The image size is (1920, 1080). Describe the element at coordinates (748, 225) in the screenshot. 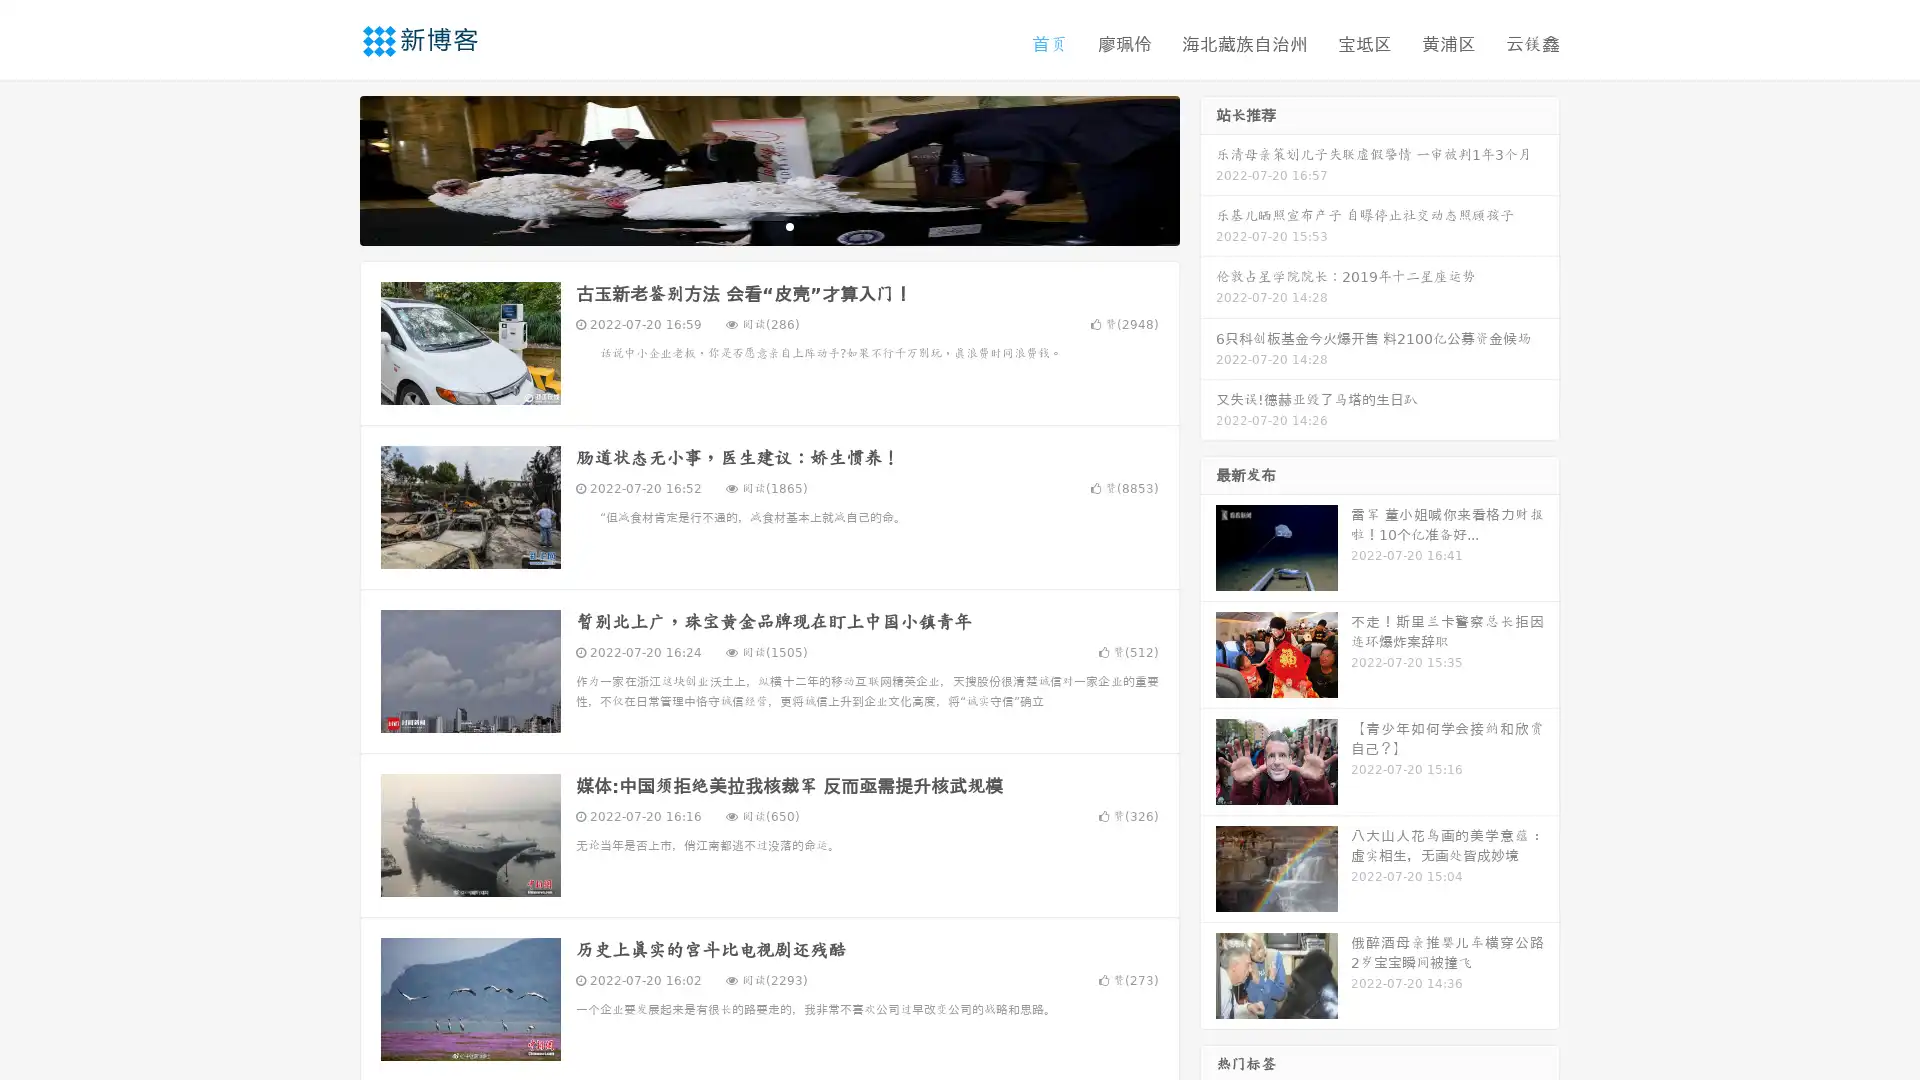

I see `Go to slide 1` at that location.